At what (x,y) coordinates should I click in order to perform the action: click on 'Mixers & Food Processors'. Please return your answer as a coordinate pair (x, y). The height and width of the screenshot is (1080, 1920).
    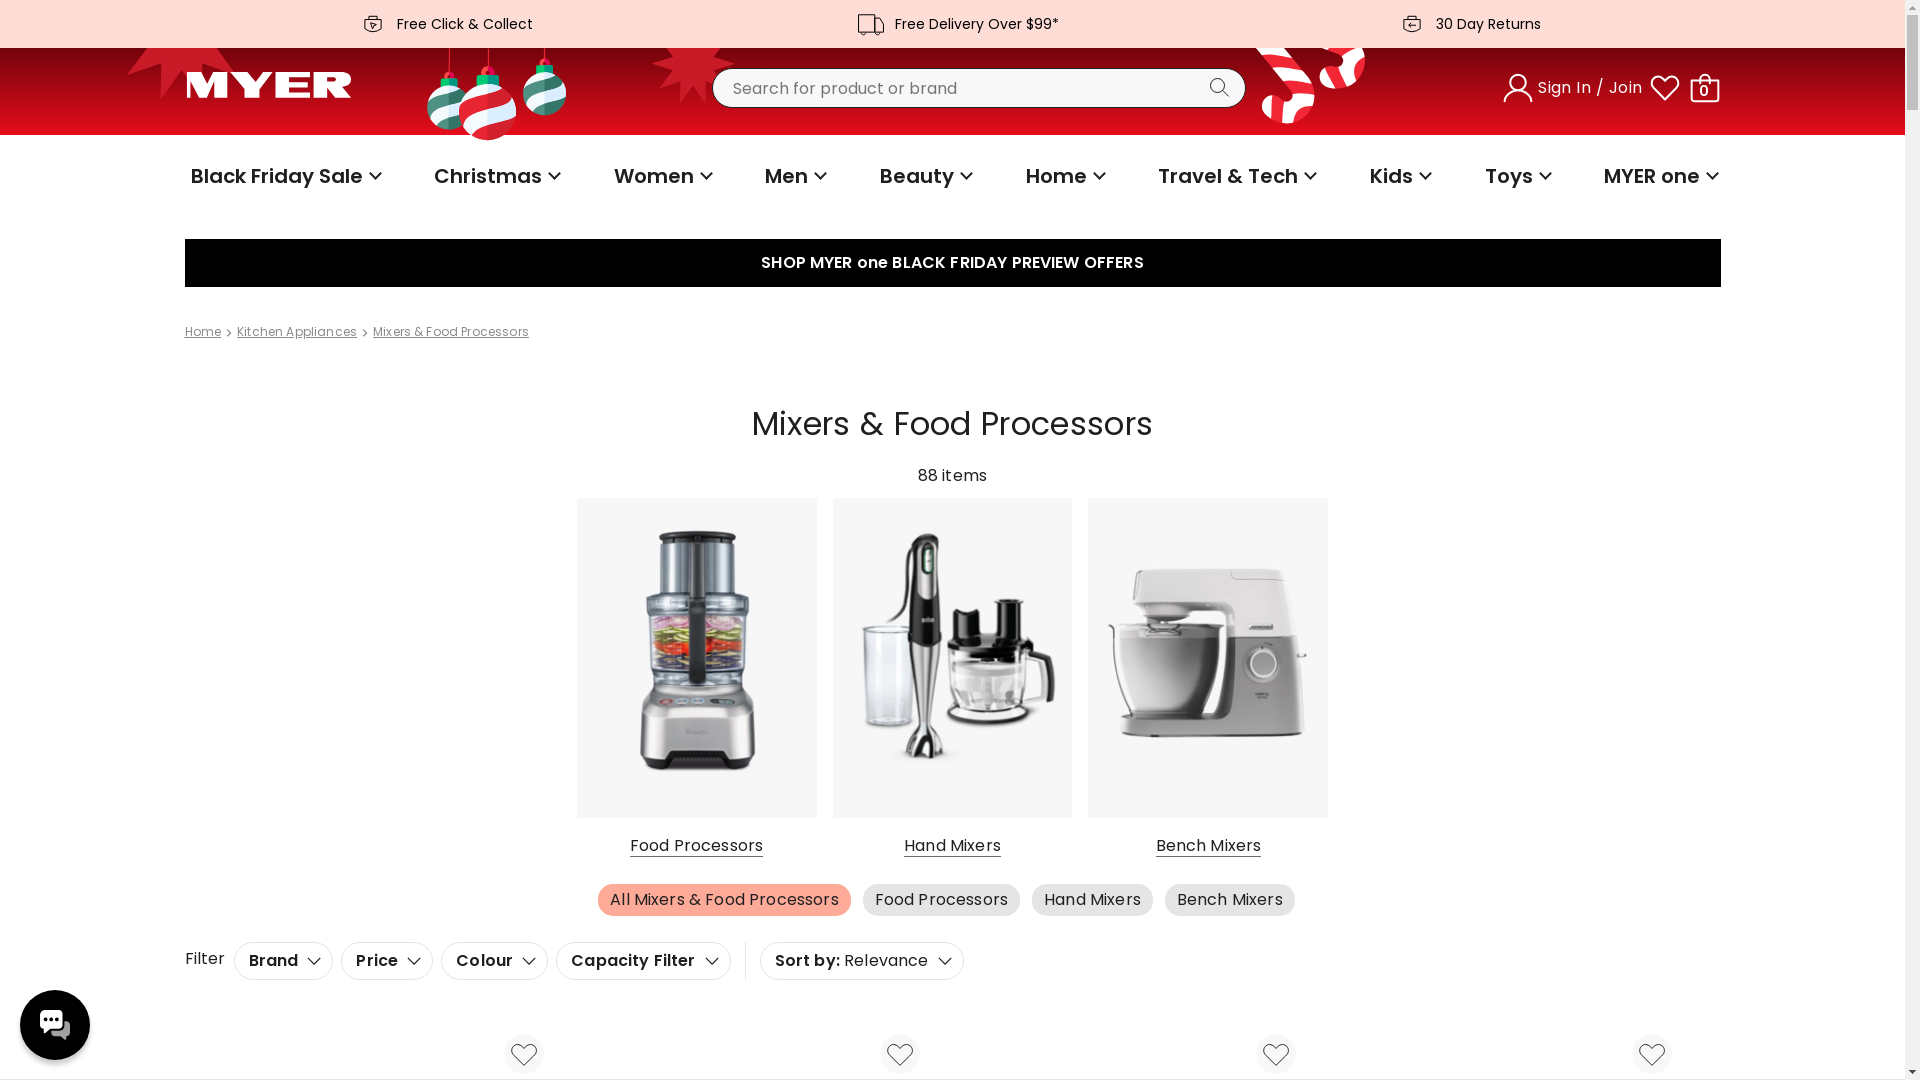
    Looking at the image, I should click on (450, 330).